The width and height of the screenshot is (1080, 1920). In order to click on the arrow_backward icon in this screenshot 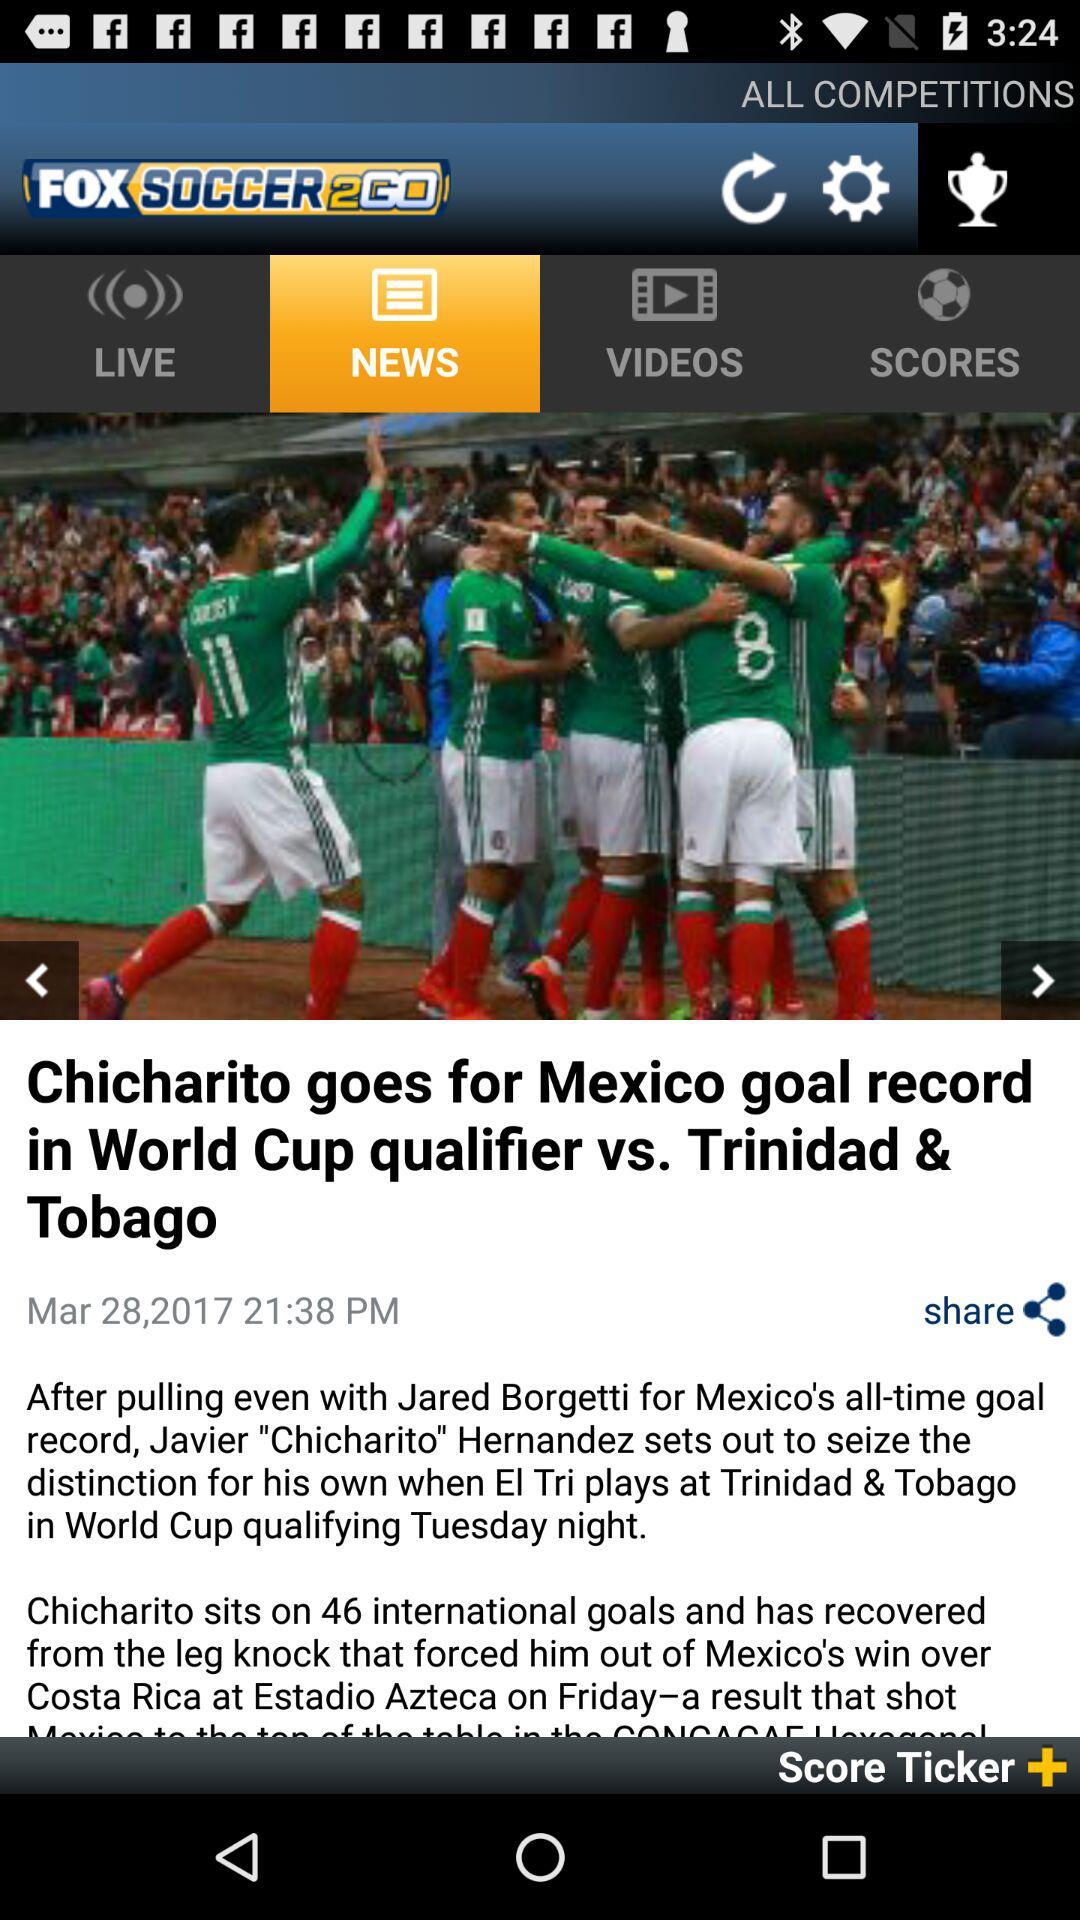, I will do `click(39, 1048)`.